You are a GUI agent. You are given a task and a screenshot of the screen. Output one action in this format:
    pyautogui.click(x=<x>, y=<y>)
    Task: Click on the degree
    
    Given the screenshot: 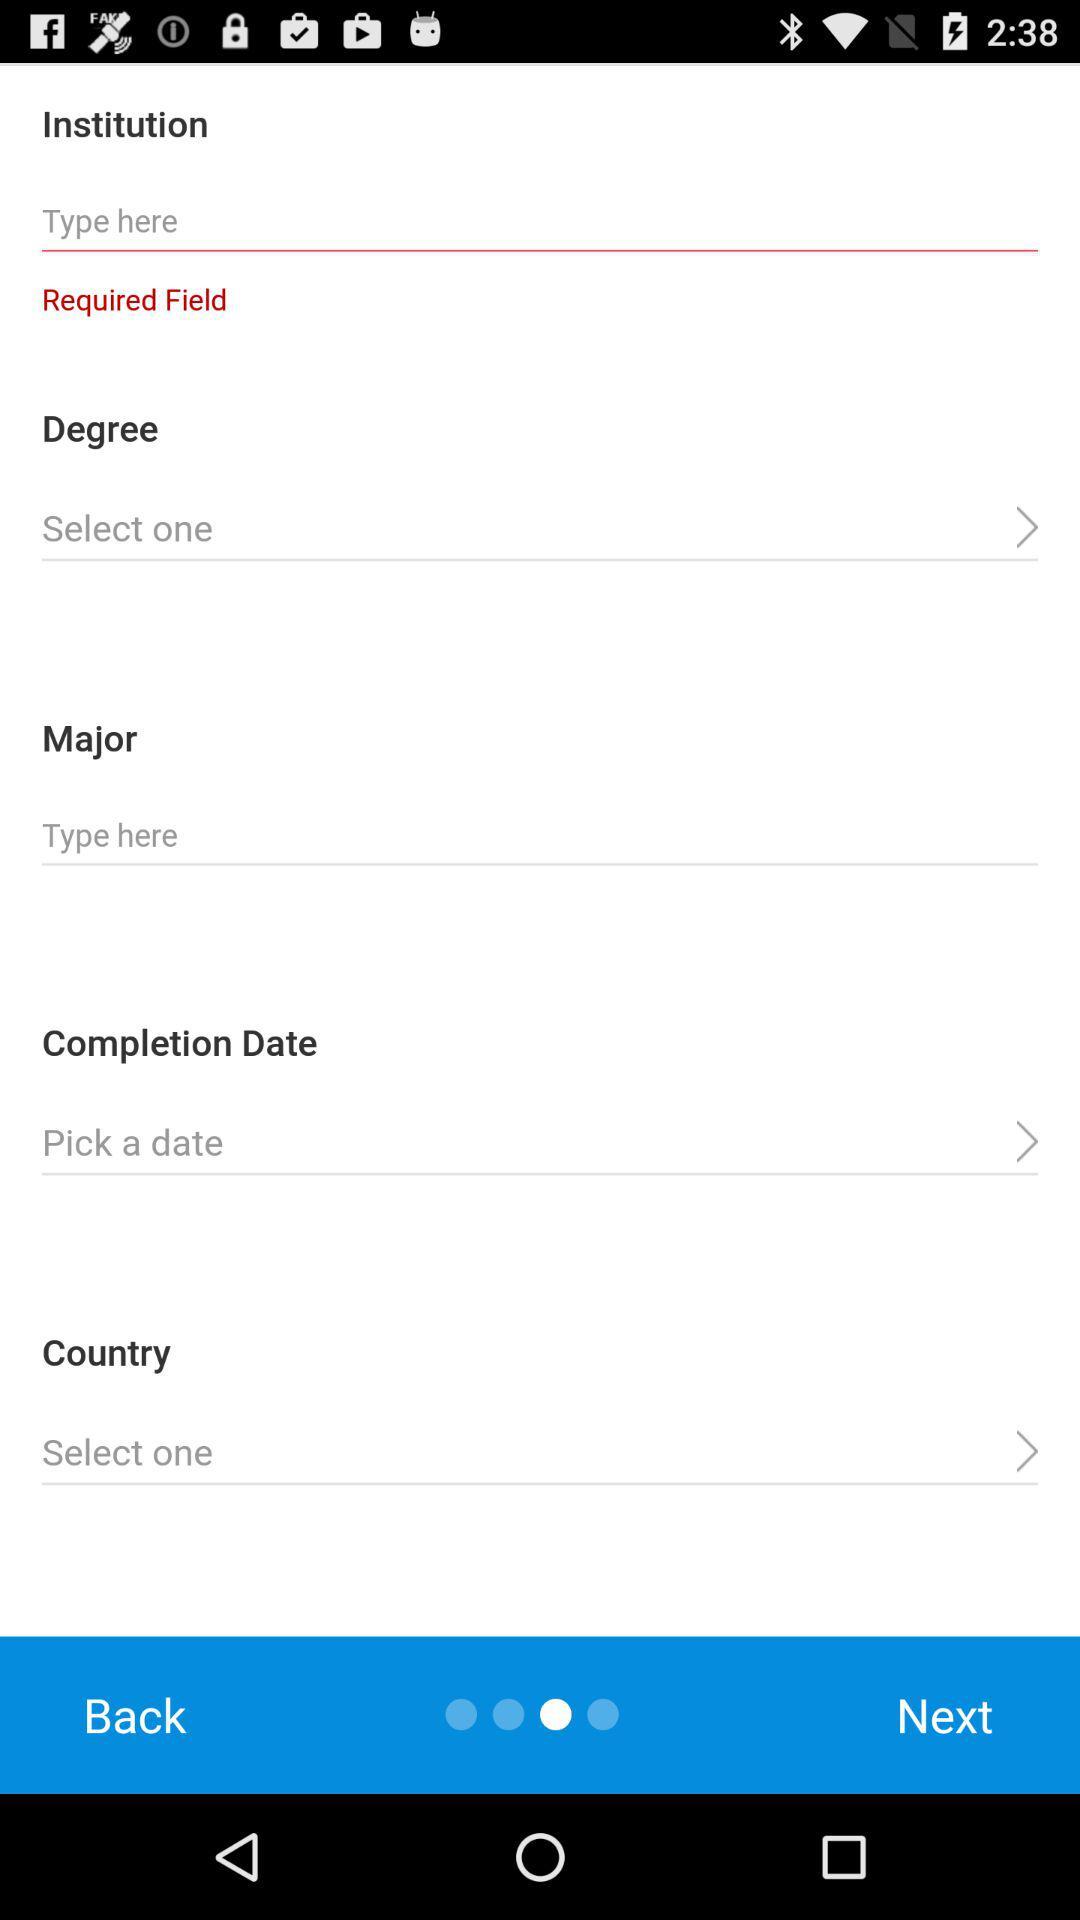 What is the action you would take?
    pyautogui.click(x=540, y=528)
    